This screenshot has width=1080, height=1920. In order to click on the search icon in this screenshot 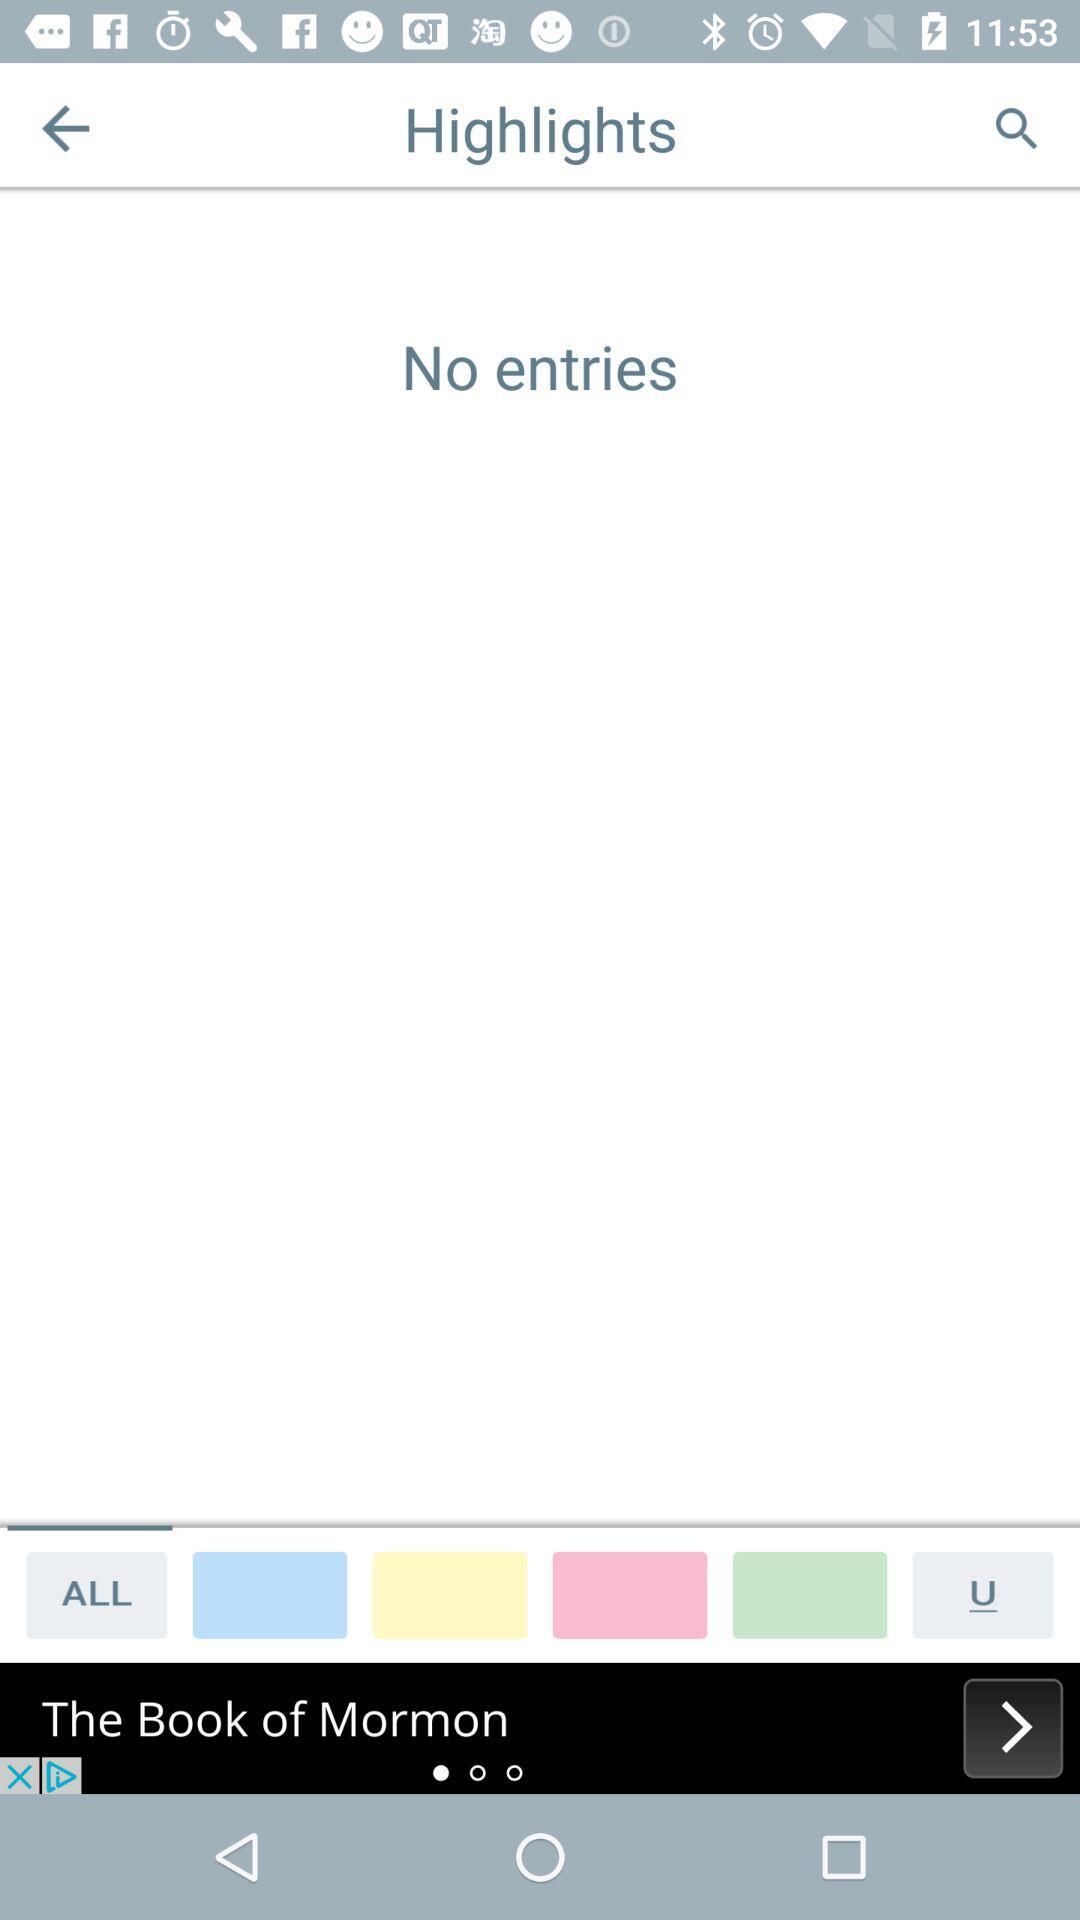, I will do `click(1015, 127)`.